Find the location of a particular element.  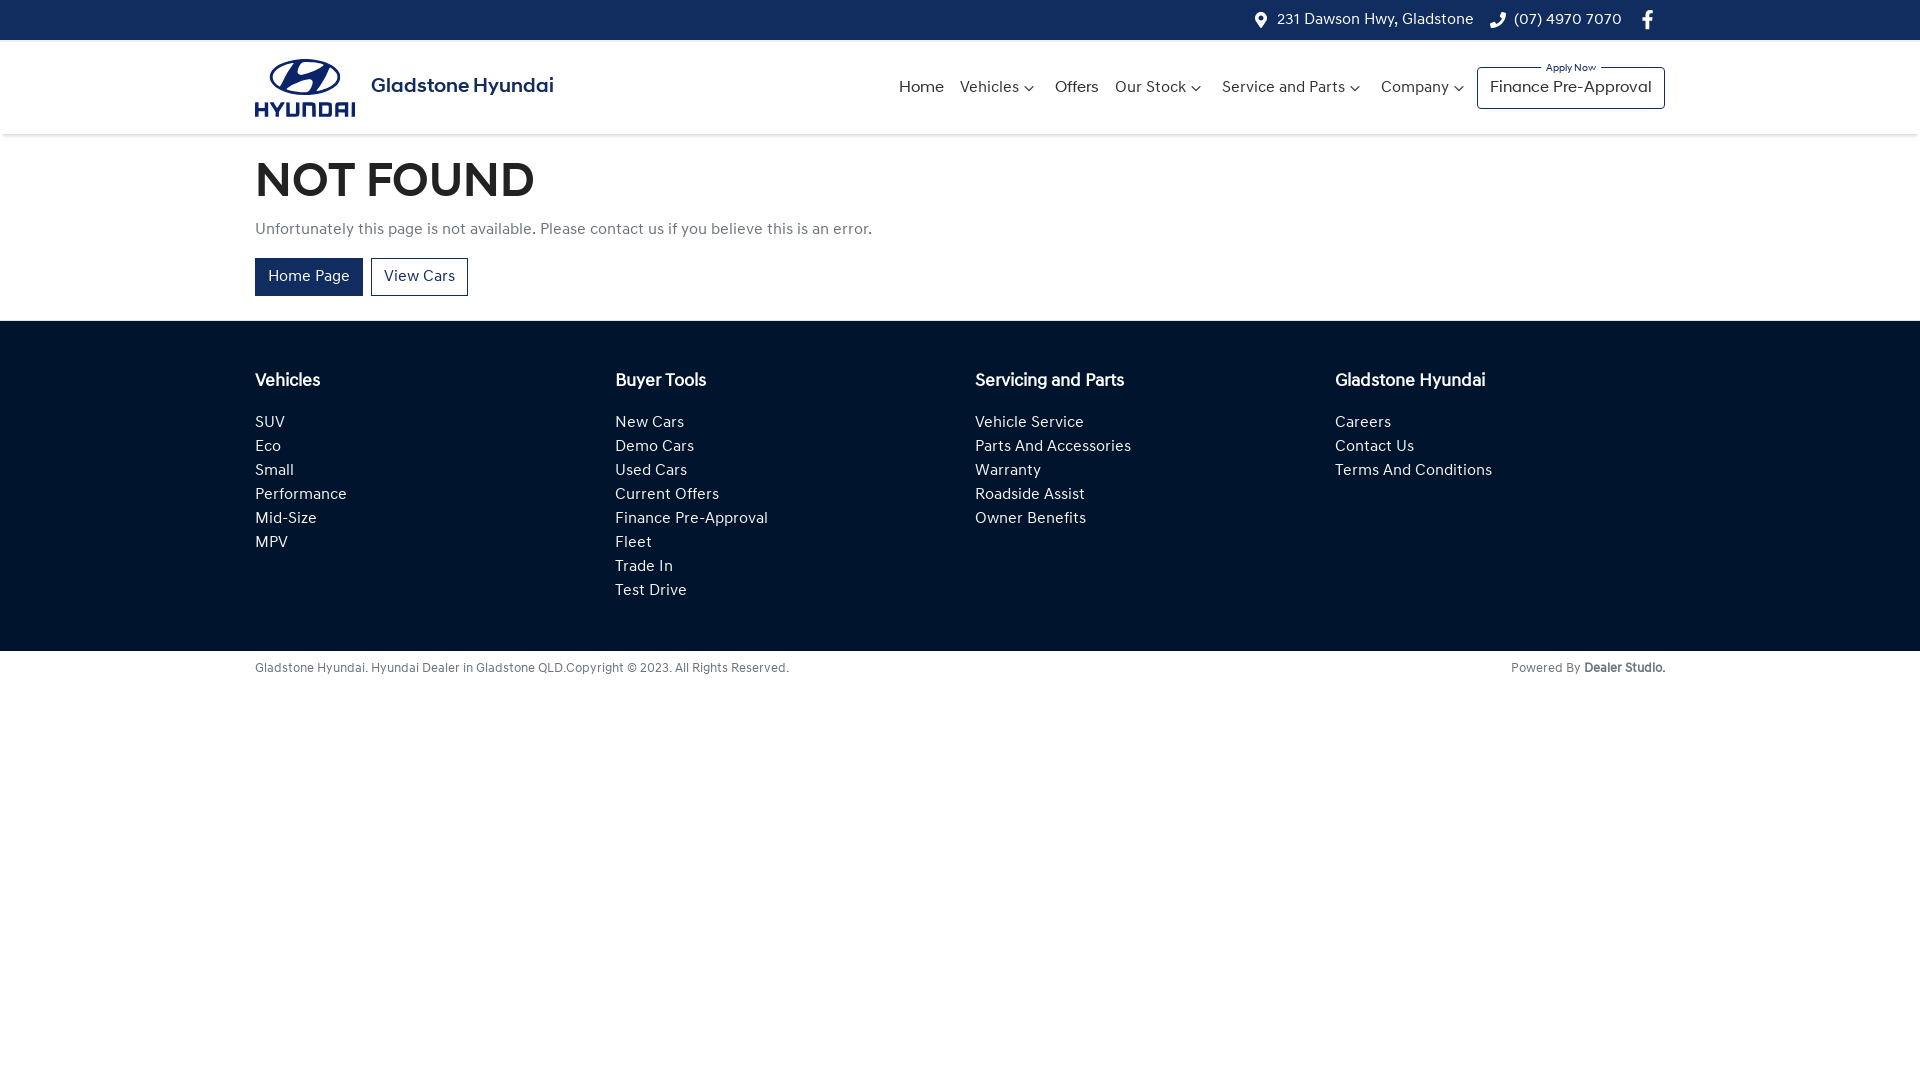

'Our Stock' is located at coordinates (1160, 87).